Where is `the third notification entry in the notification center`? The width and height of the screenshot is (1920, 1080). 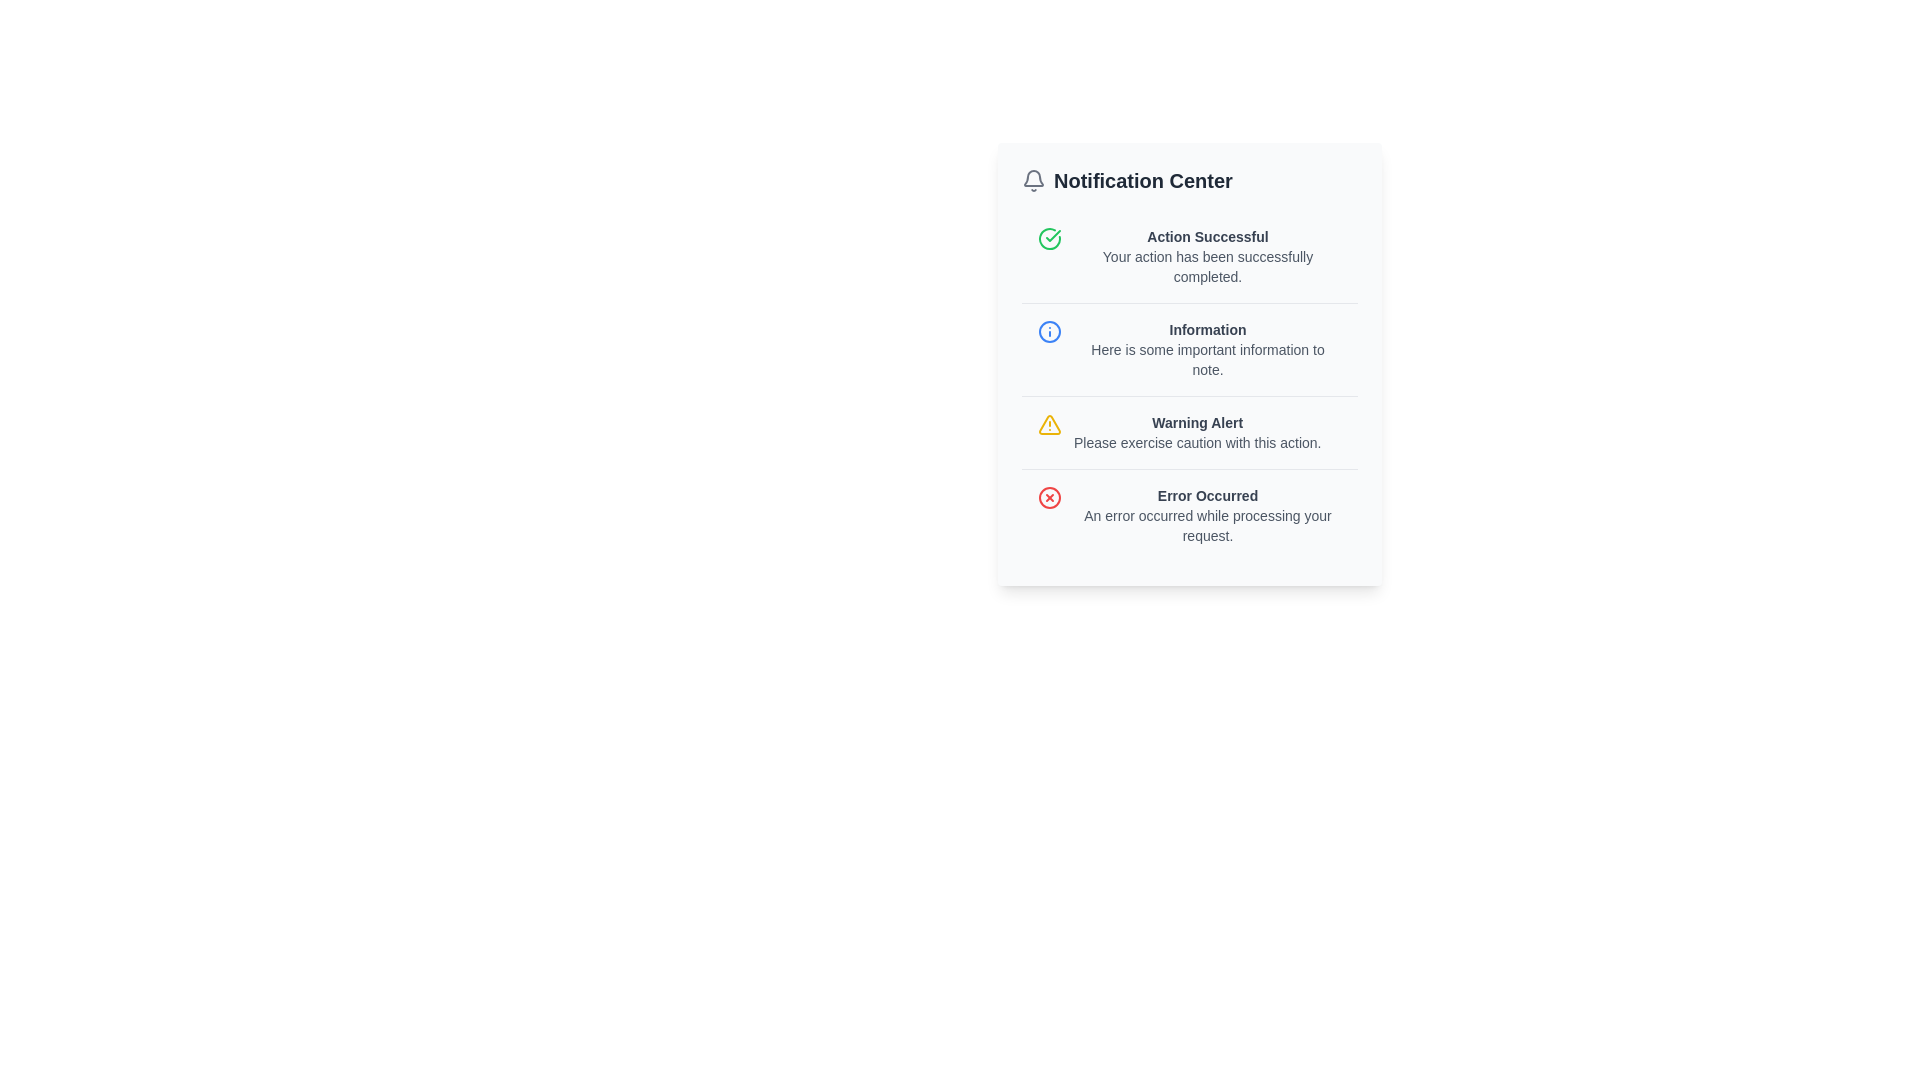 the third notification entry in the notification center is located at coordinates (1190, 432).